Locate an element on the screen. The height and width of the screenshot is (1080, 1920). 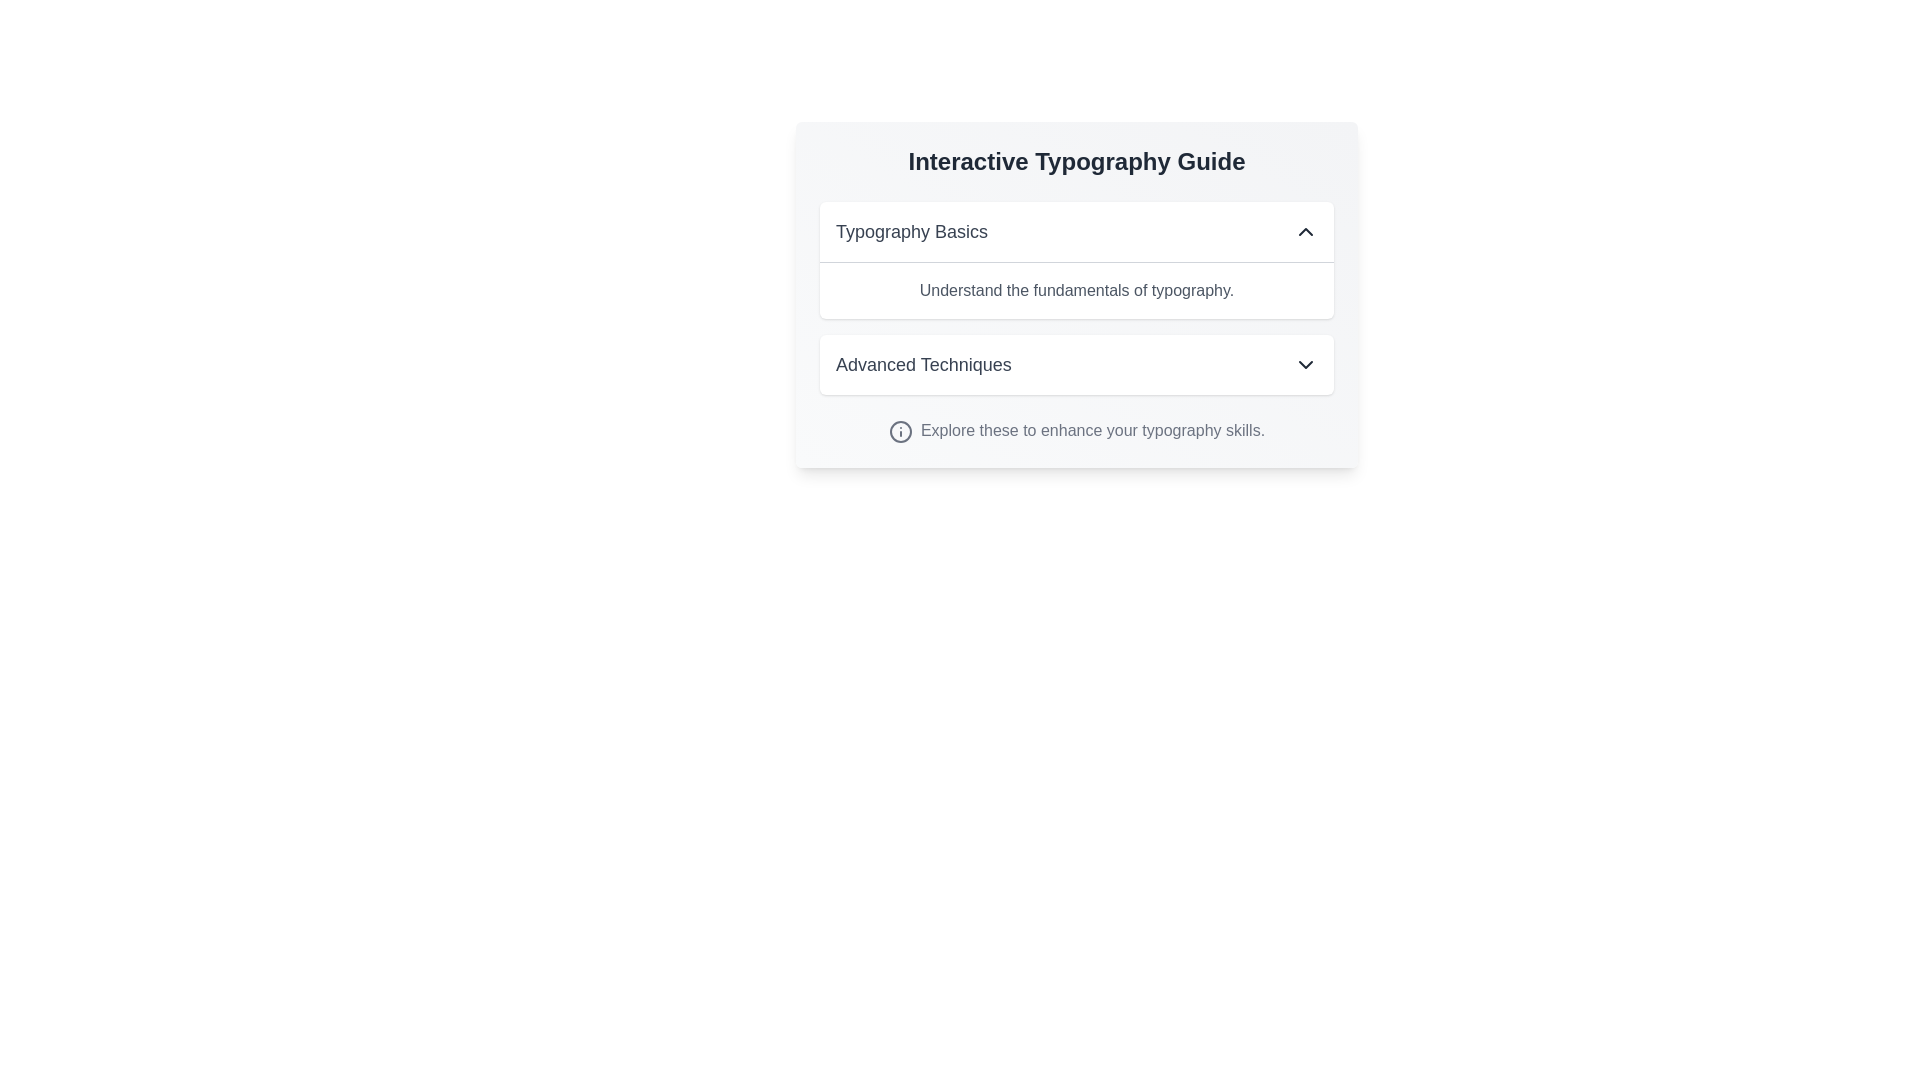
the small upward-pointing chevron icon button located at the far right of the 'Typography Basics' header bar is located at coordinates (1305, 230).